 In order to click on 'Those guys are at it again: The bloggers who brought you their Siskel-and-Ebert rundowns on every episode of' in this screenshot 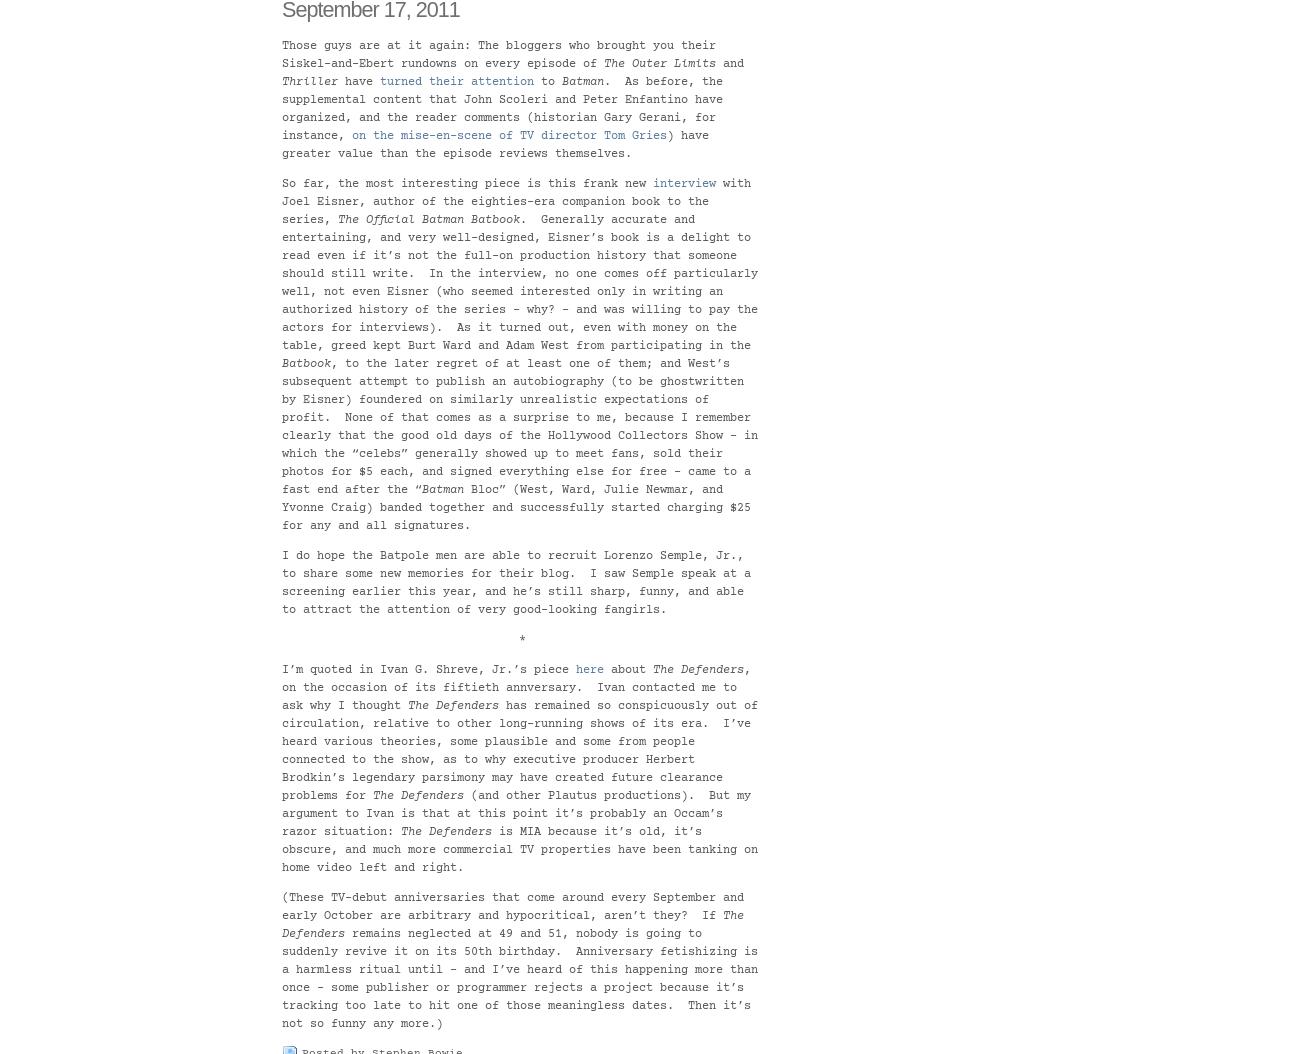, I will do `click(498, 54)`.